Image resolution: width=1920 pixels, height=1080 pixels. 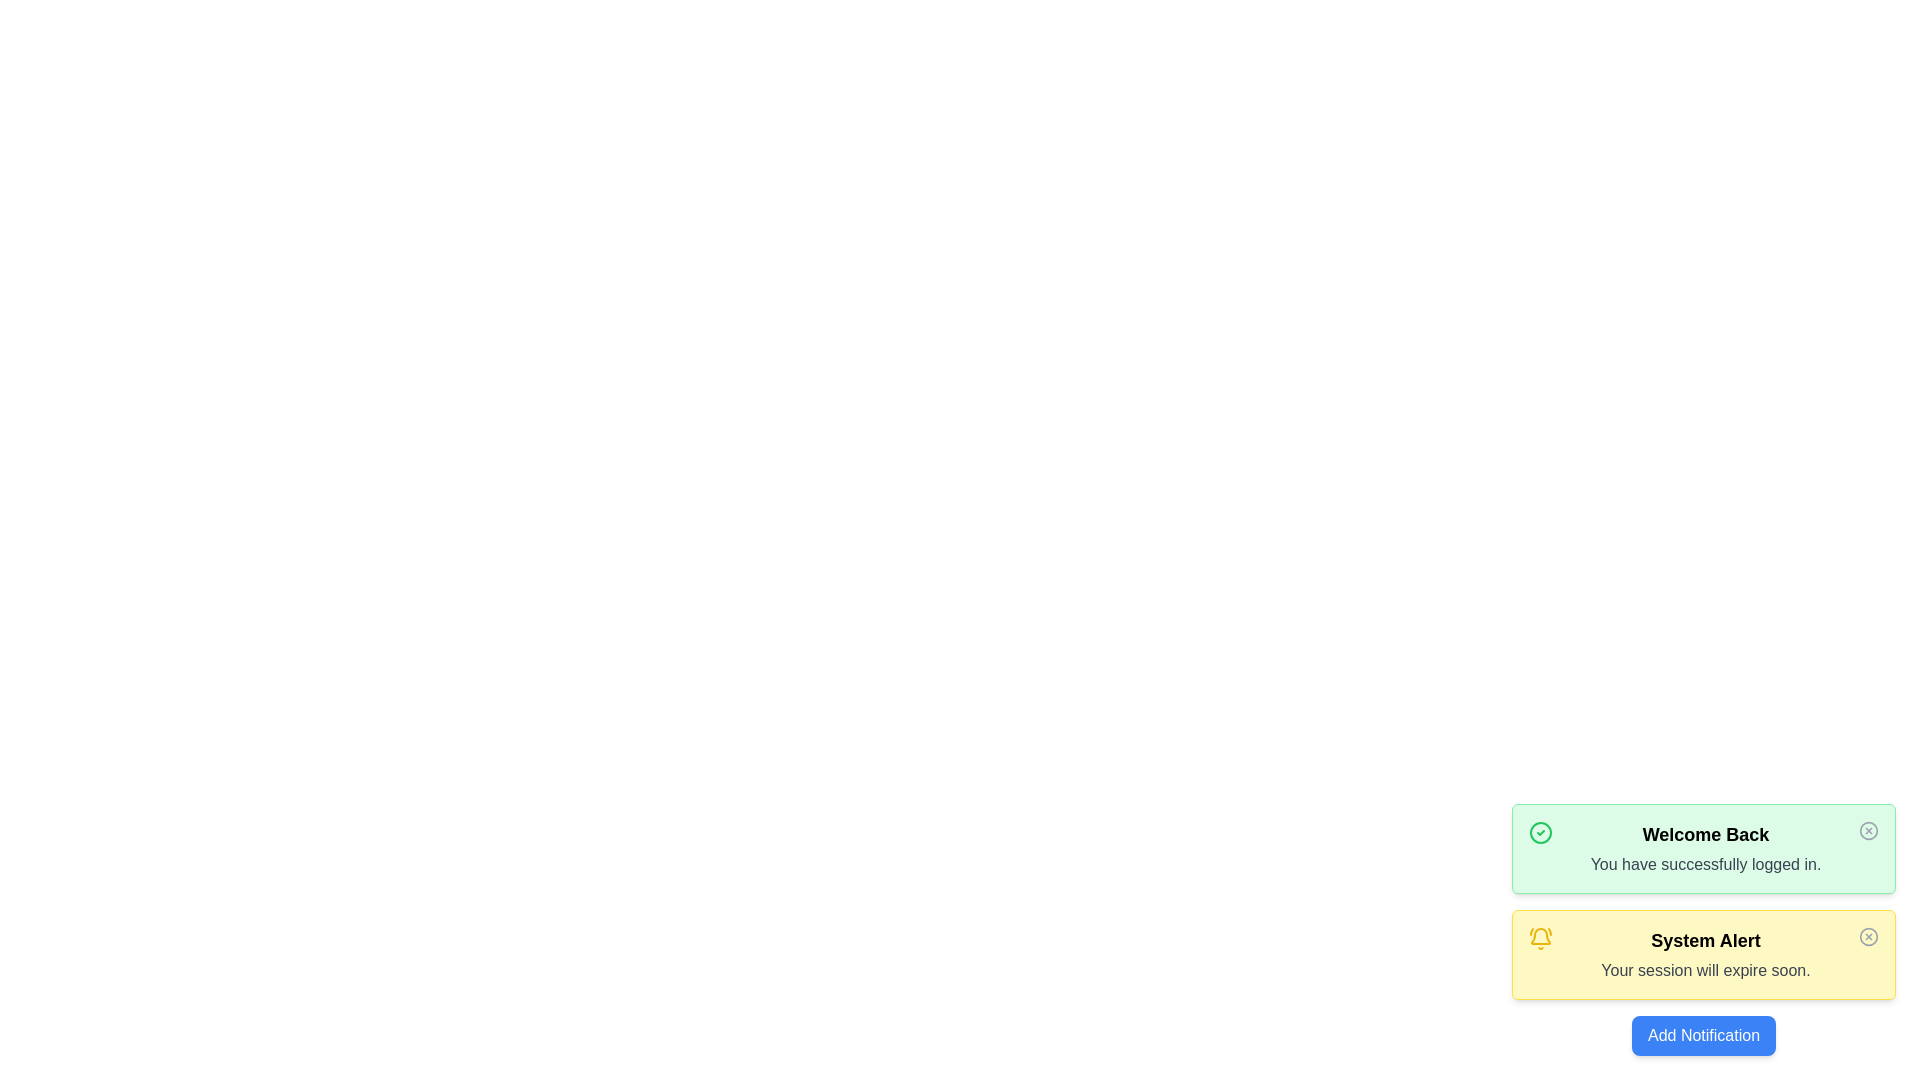 I want to click on the heading text of the notification area, so click(x=1704, y=834).